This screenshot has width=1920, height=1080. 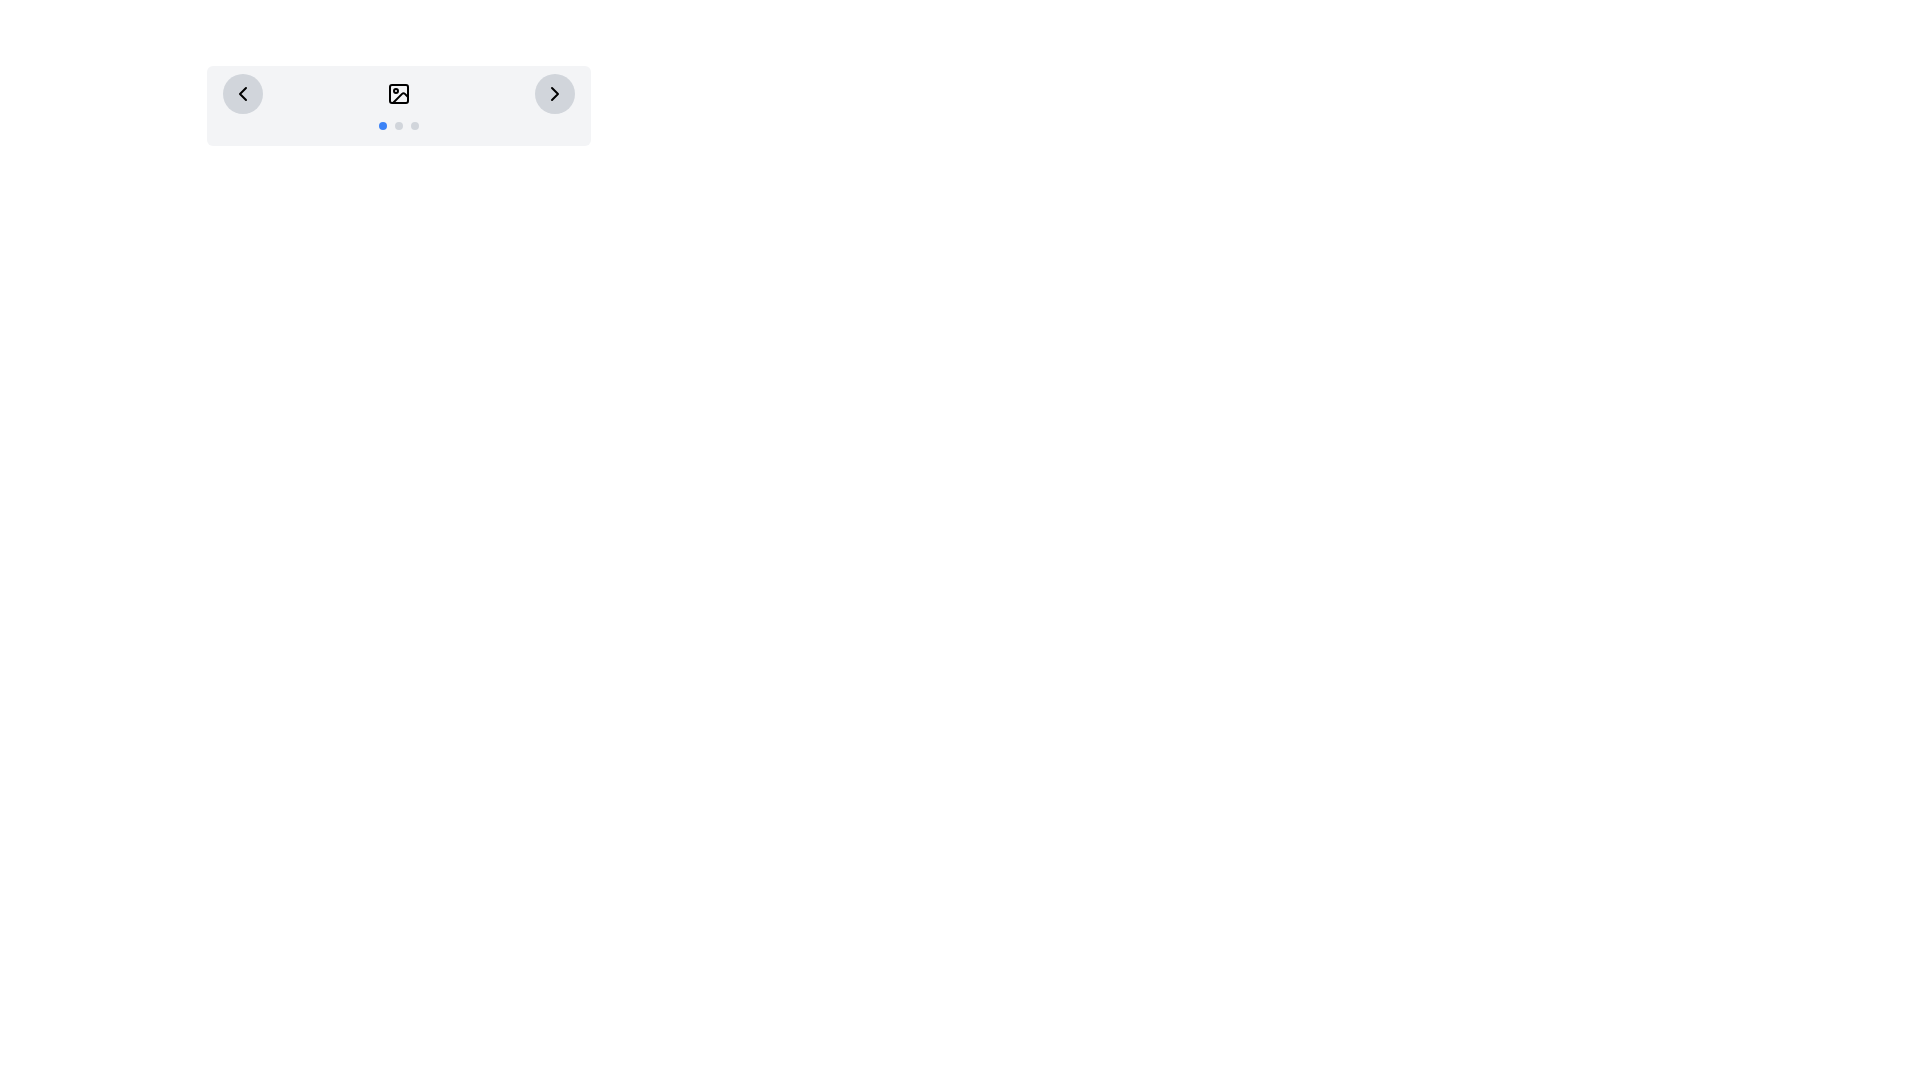 I want to click on the middle dot of the Pagination Indicator, which is a horizontal arrangement of three small dots with the middle dot in light gray color, so click(x=398, y=126).